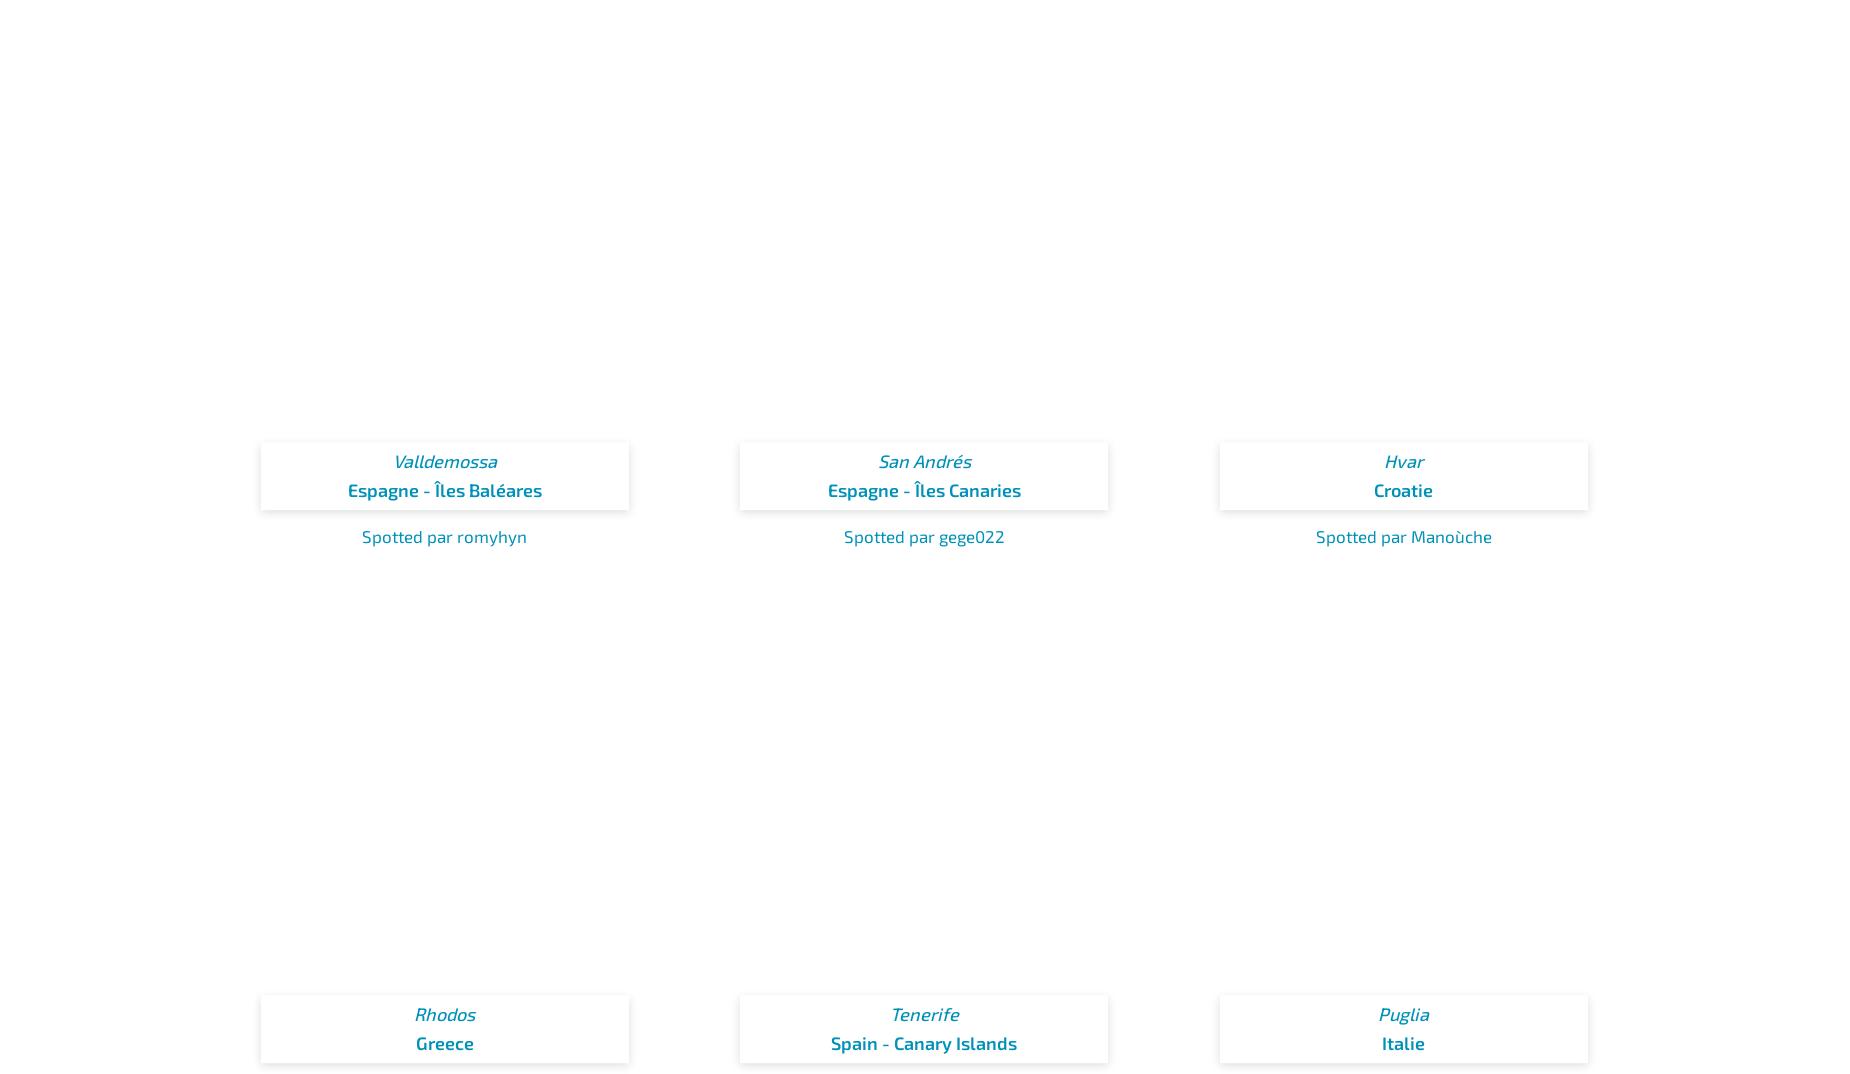 The image size is (1850, 1074). Describe the element at coordinates (443, 489) in the screenshot. I see `'Espagne - Îles Baléares'` at that location.